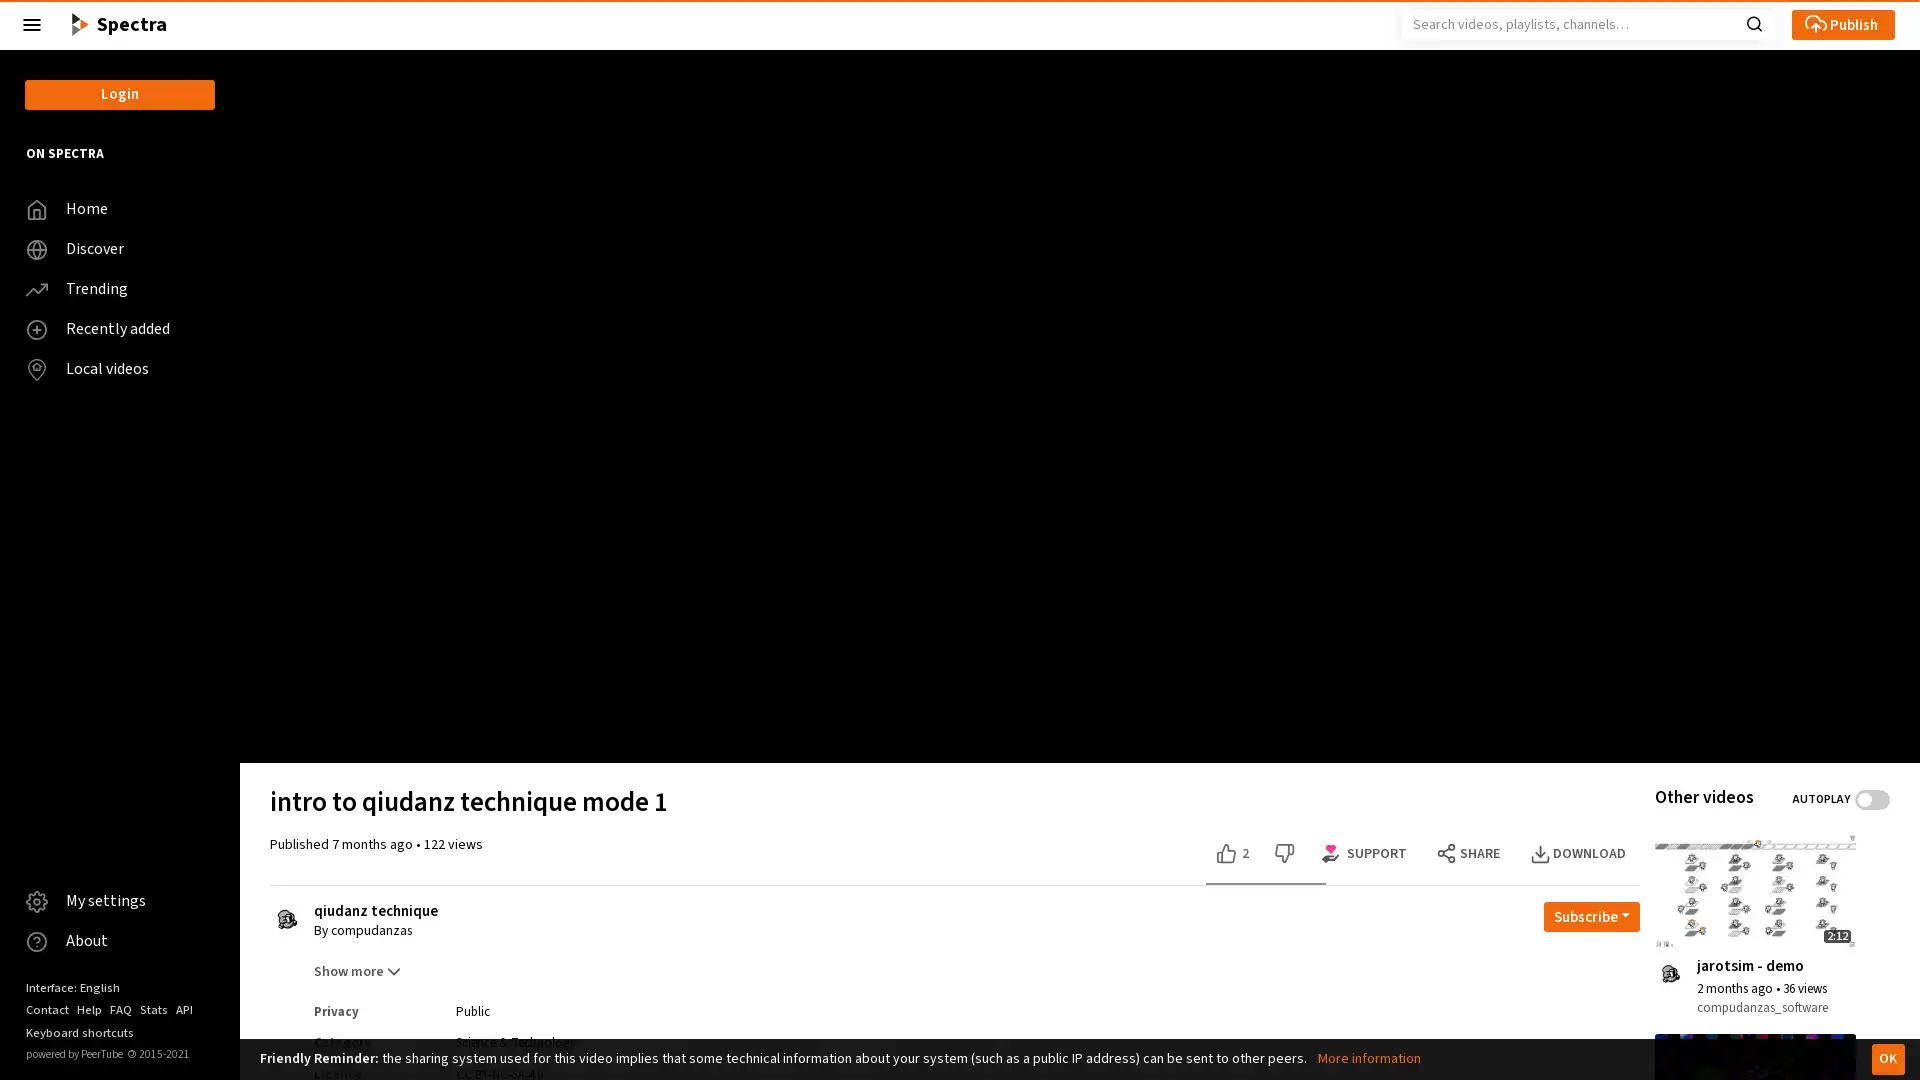 The height and width of the screenshot is (1080, 1920). Describe the element at coordinates (1591, 915) in the screenshot. I see `Open subscription dropdown` at that location.